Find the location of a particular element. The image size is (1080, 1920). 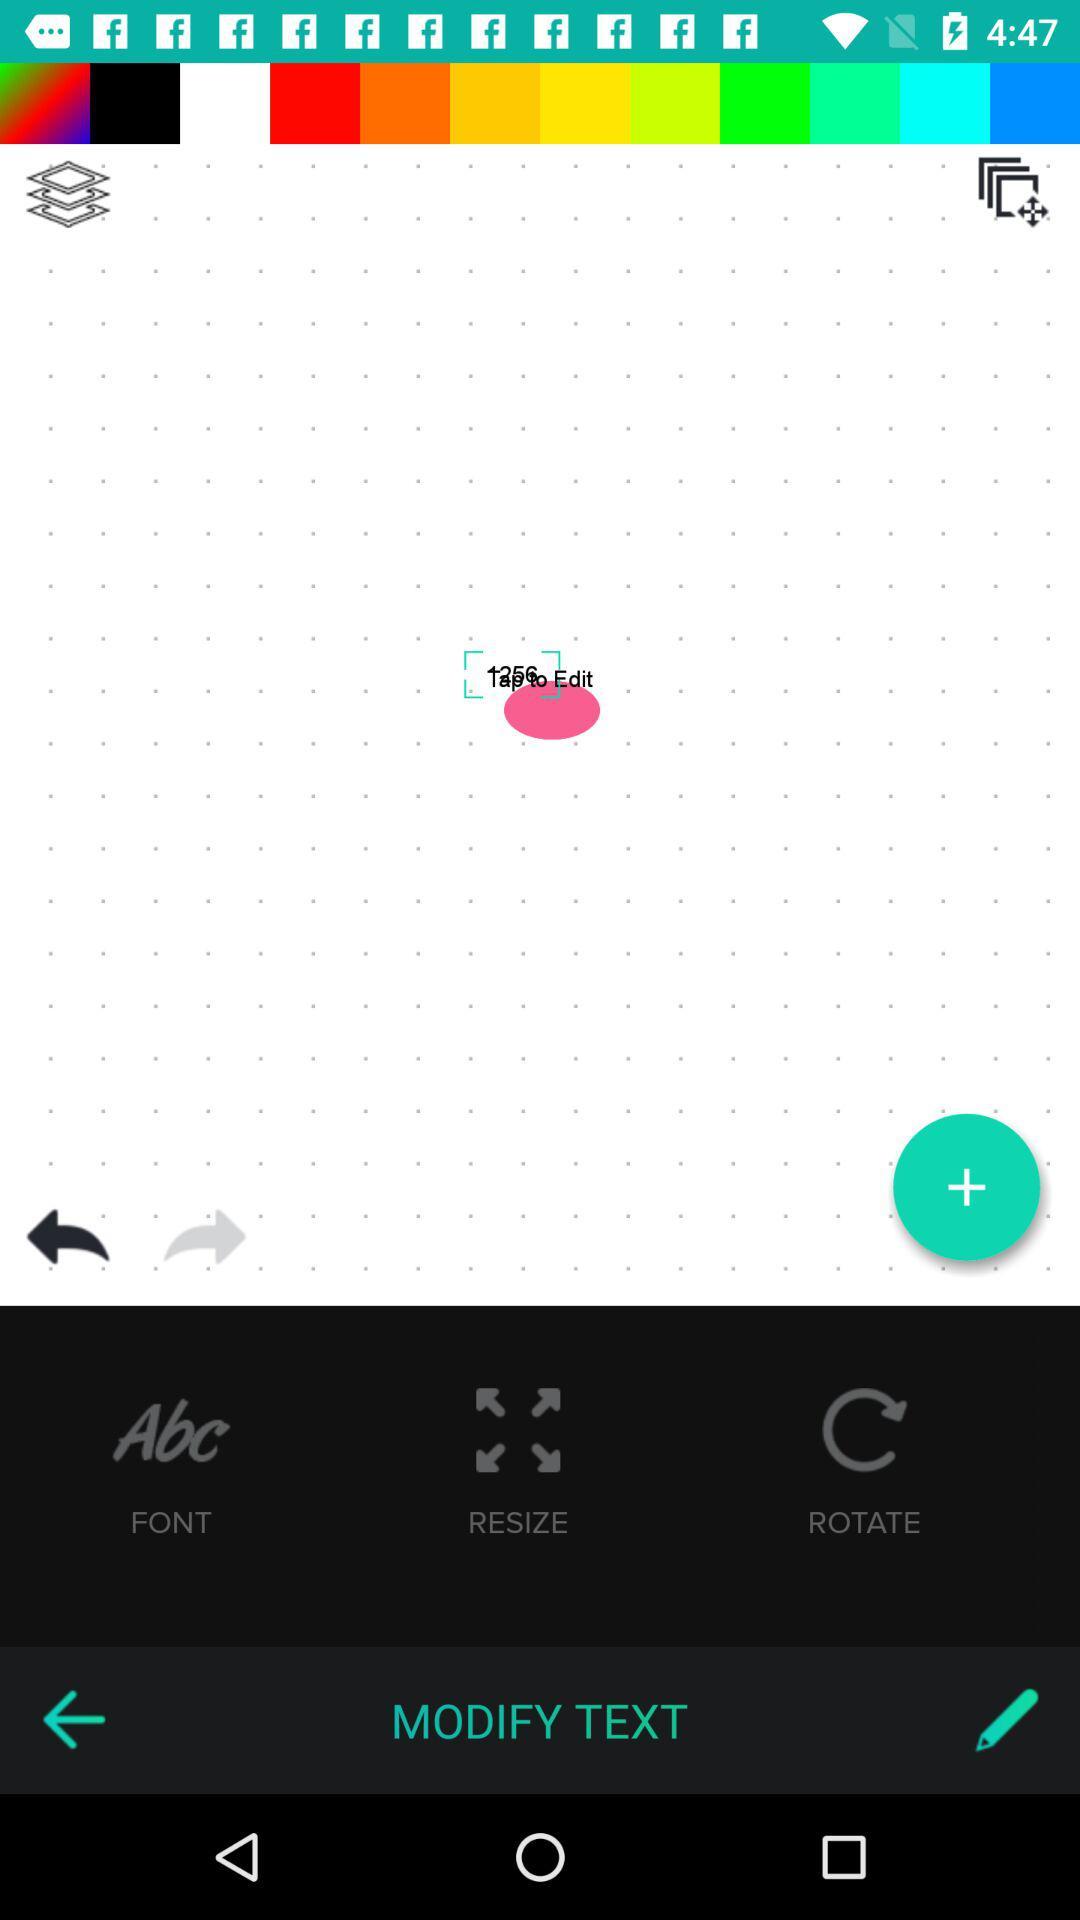

edit text is located at coordinates (1006, 1719).